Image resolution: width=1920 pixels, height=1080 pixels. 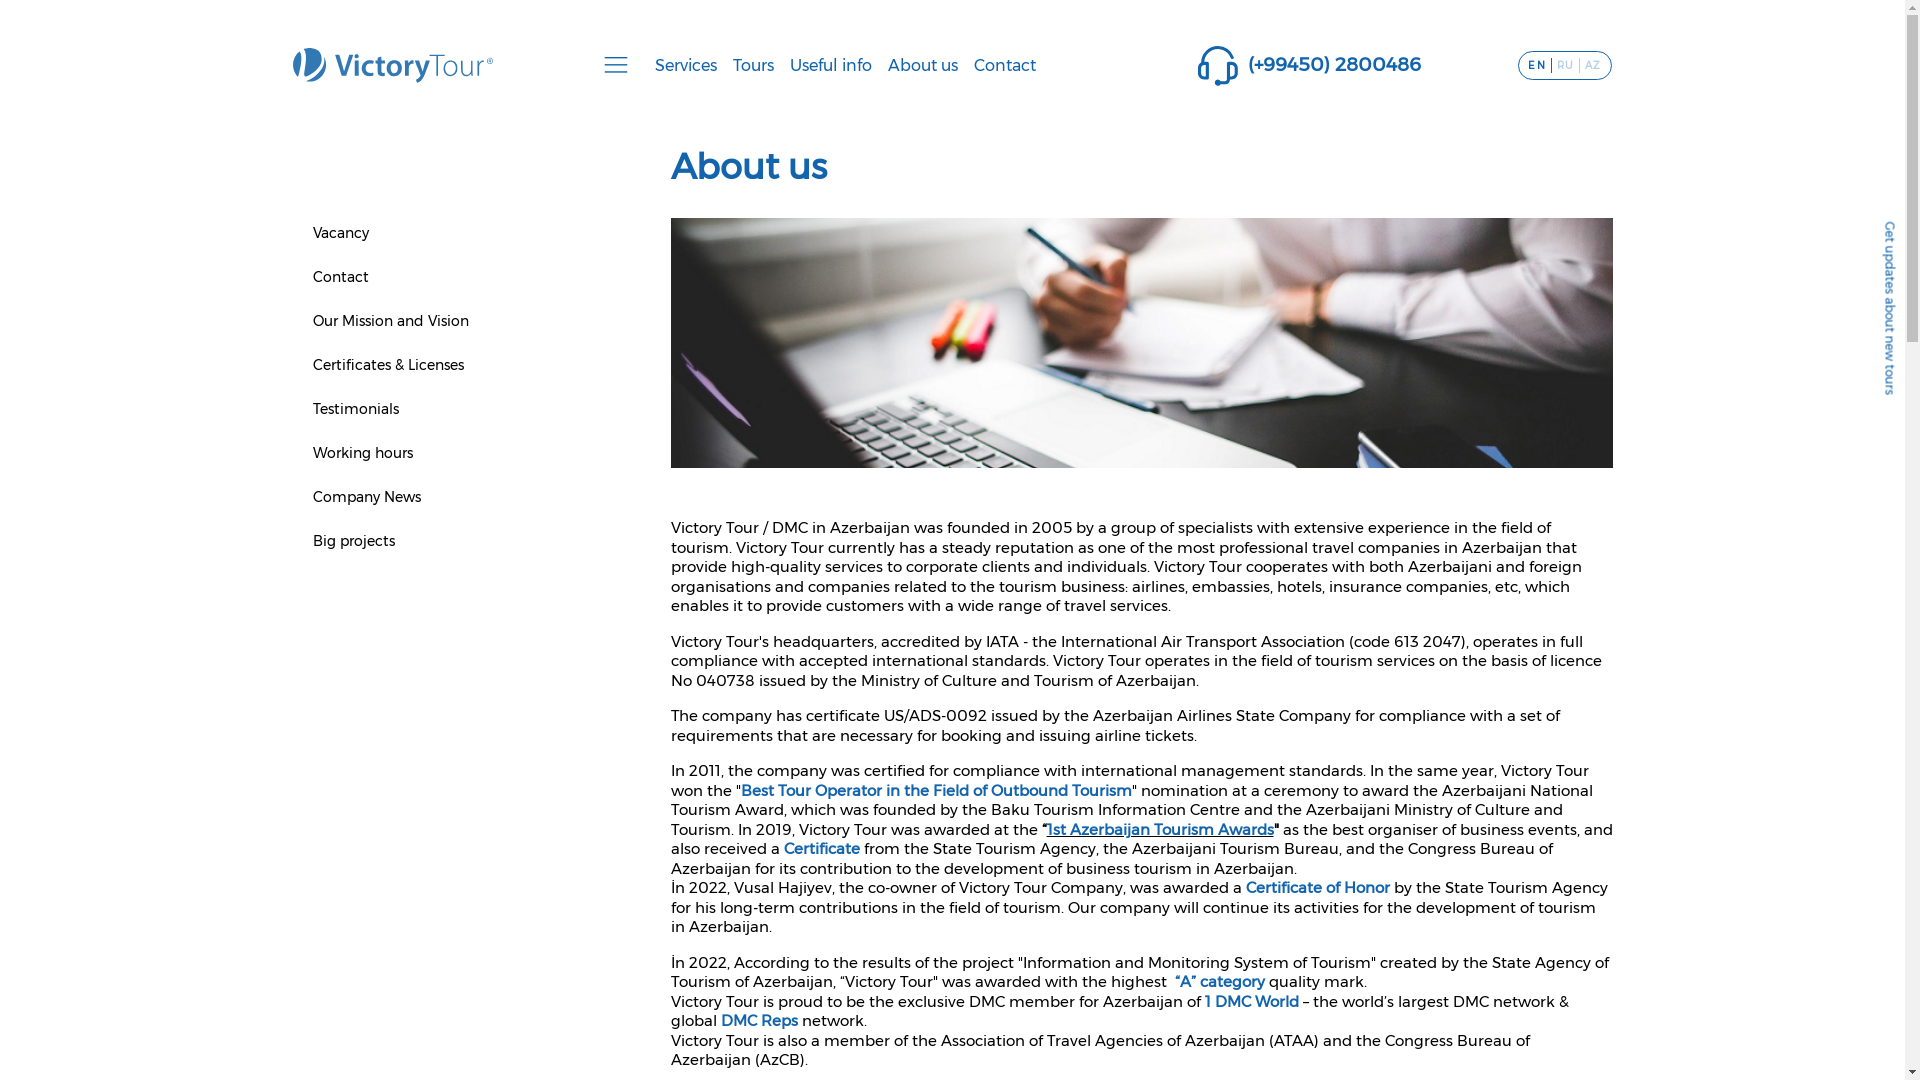 I want to click on 'DMC Reps', so click(x=759, y=1020).